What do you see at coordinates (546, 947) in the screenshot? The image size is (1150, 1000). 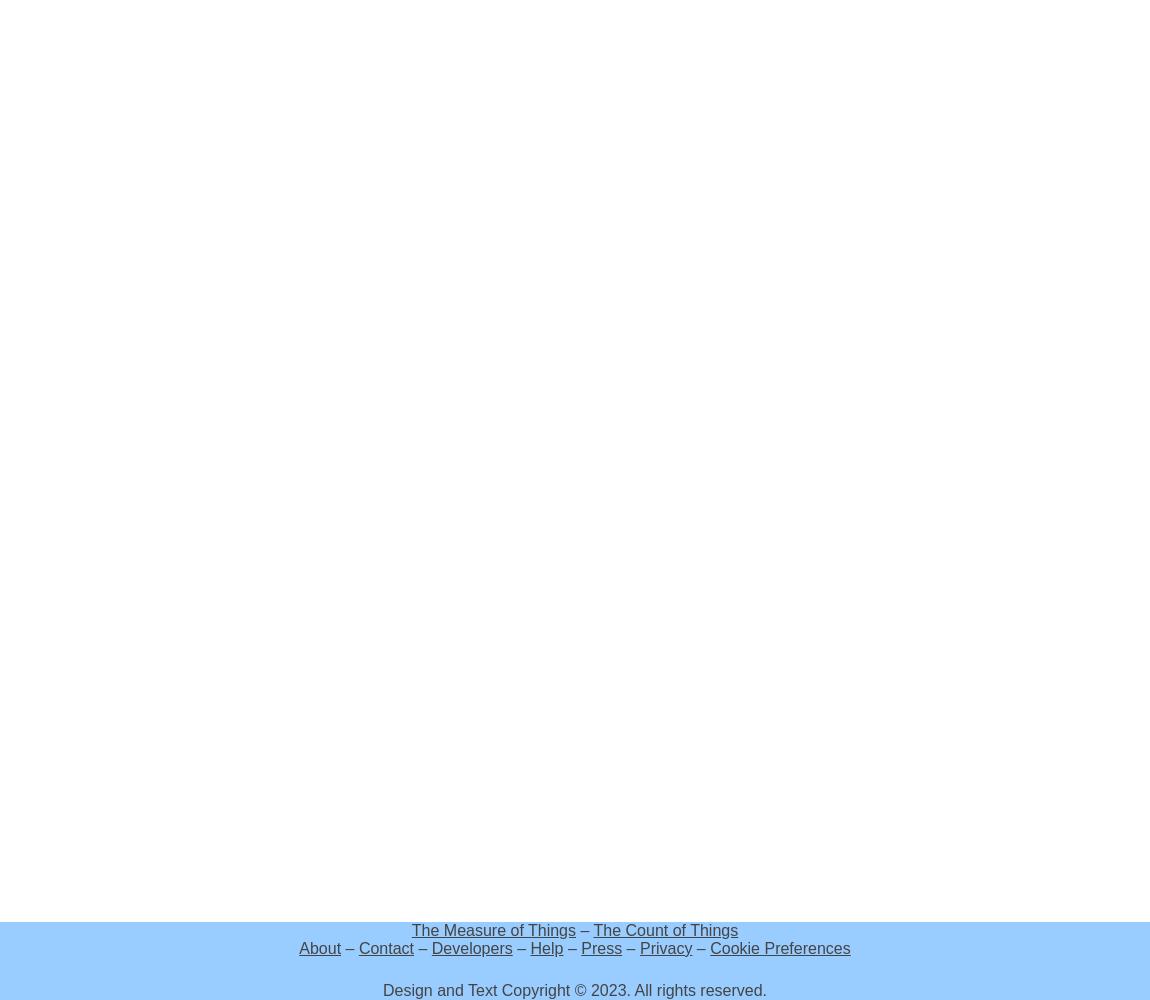 I see `'Help'` at bounding box center [546, 947].